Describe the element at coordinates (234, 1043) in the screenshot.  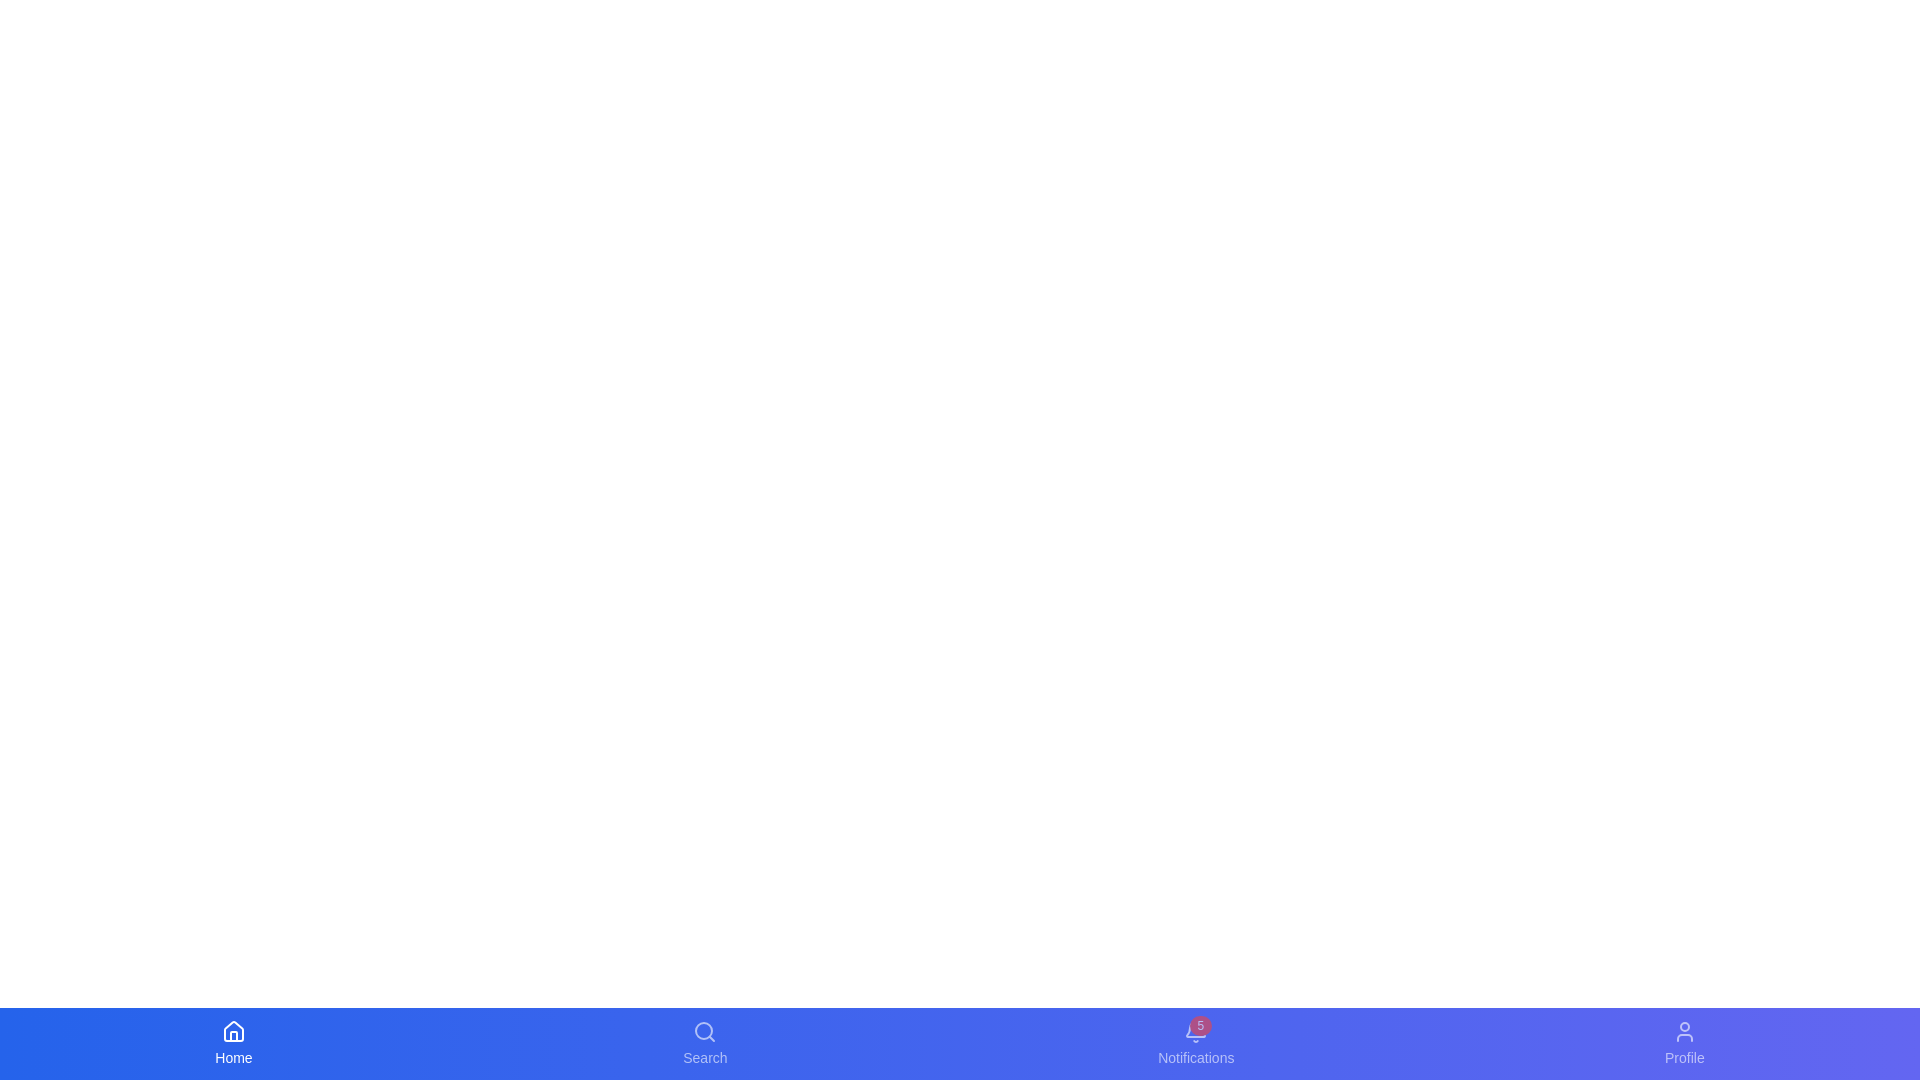
I see `the Home tab in the bottom navigation` at that location.